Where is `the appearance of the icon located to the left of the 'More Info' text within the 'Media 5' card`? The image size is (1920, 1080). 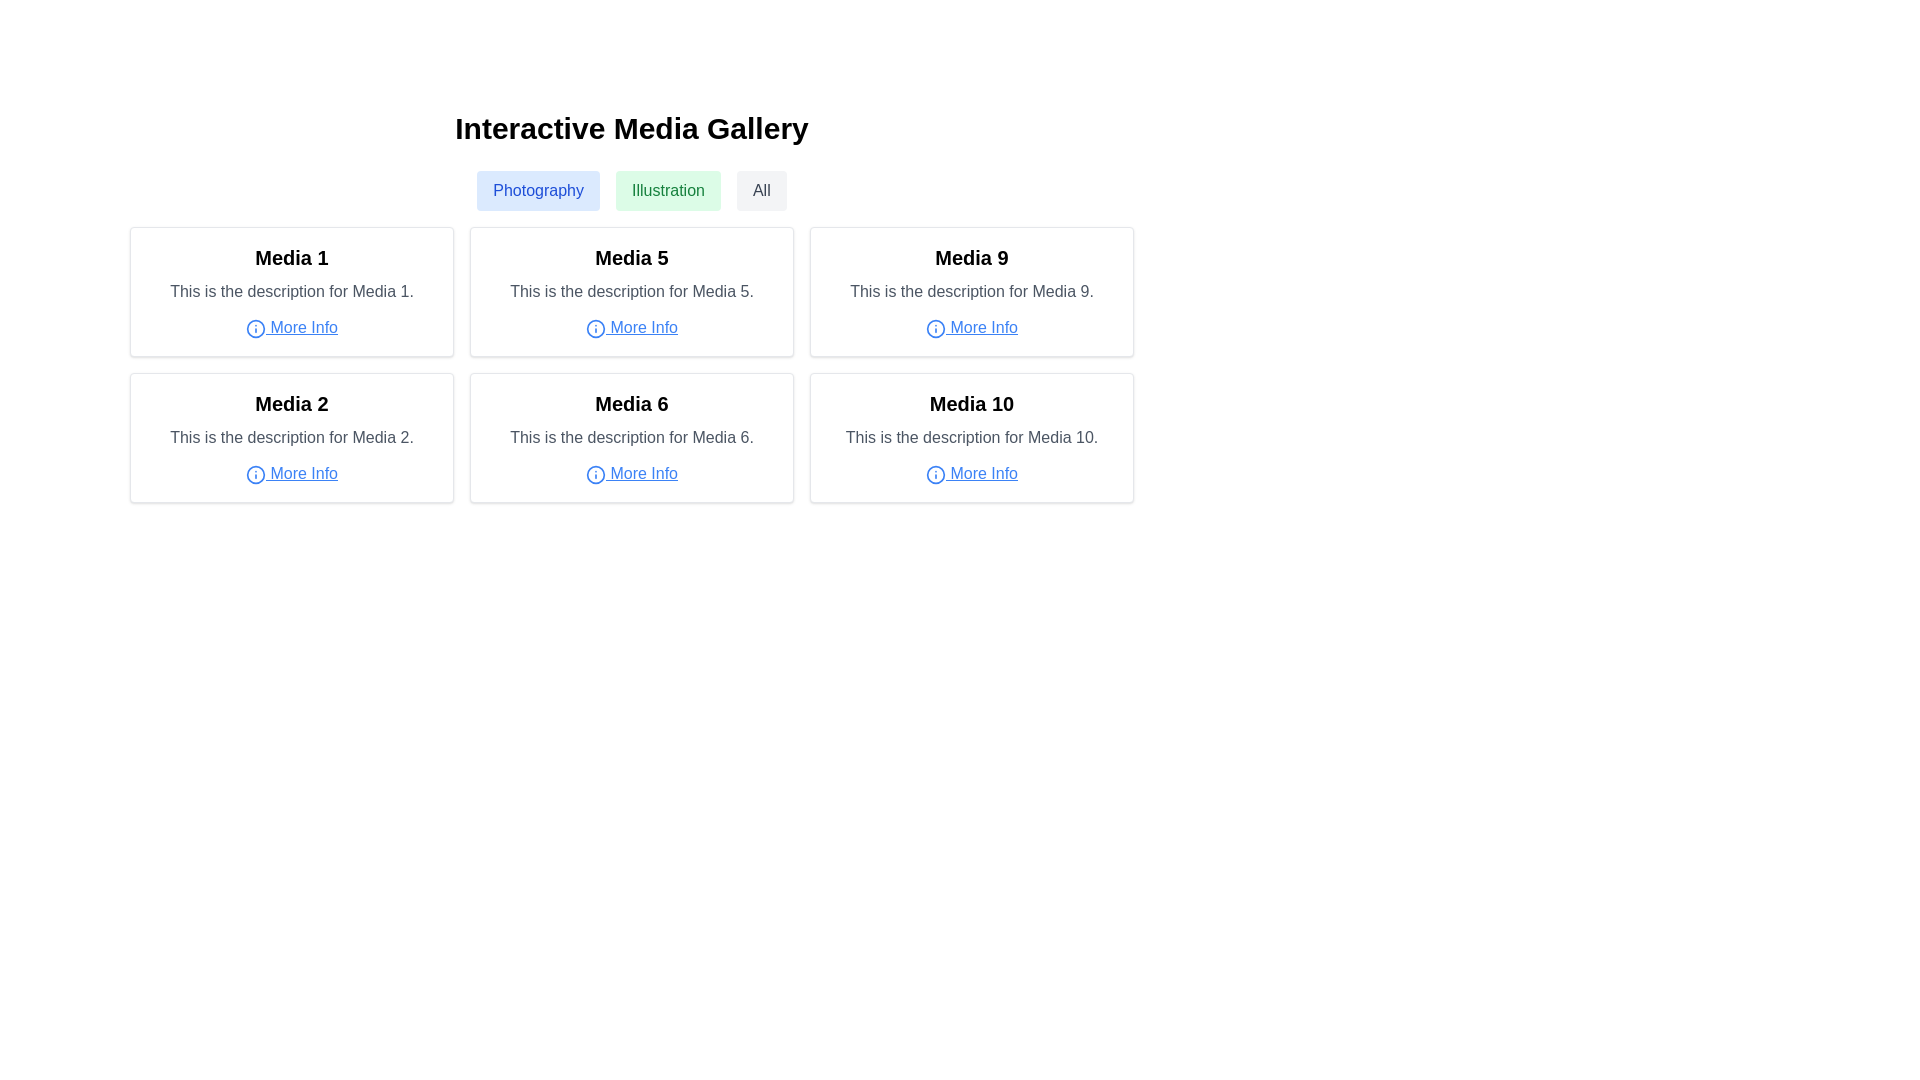
the appearance of the icon located to the left of the 'More Info' text within the 'Media 5' card is located at coordinates (594, 327).